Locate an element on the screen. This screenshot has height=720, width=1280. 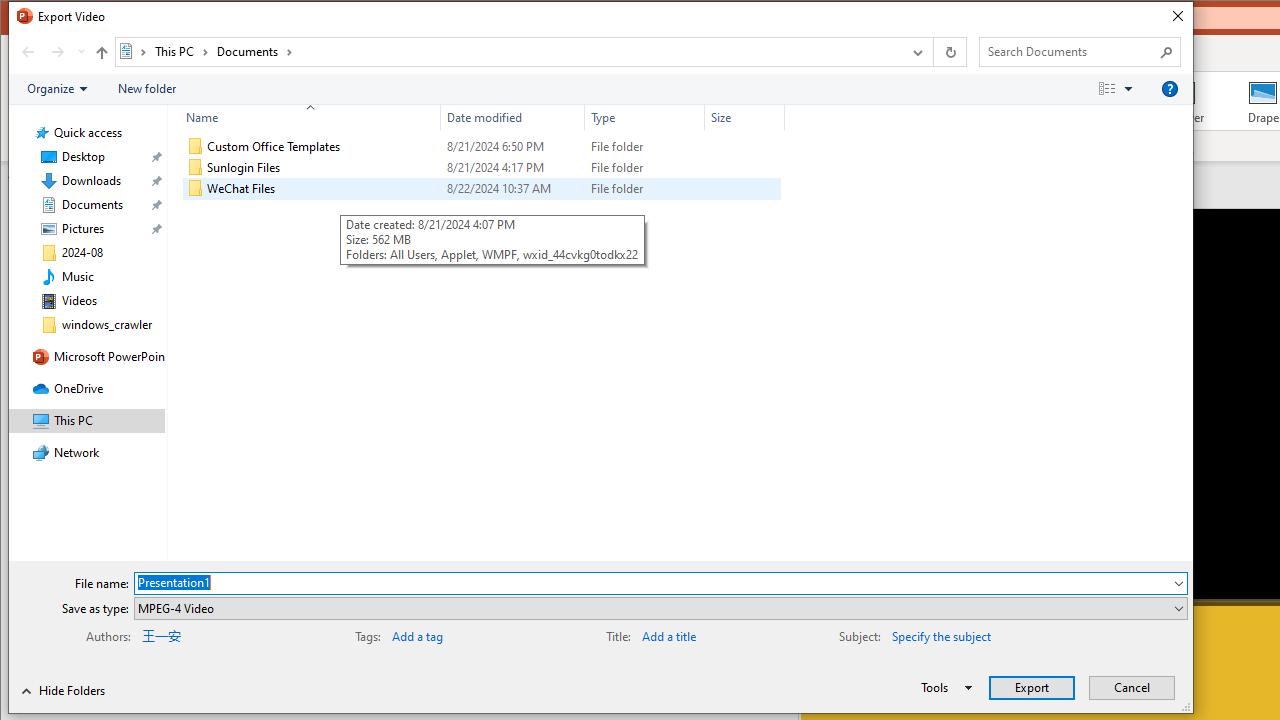
'Export' is located at coordinates (1032, 687).